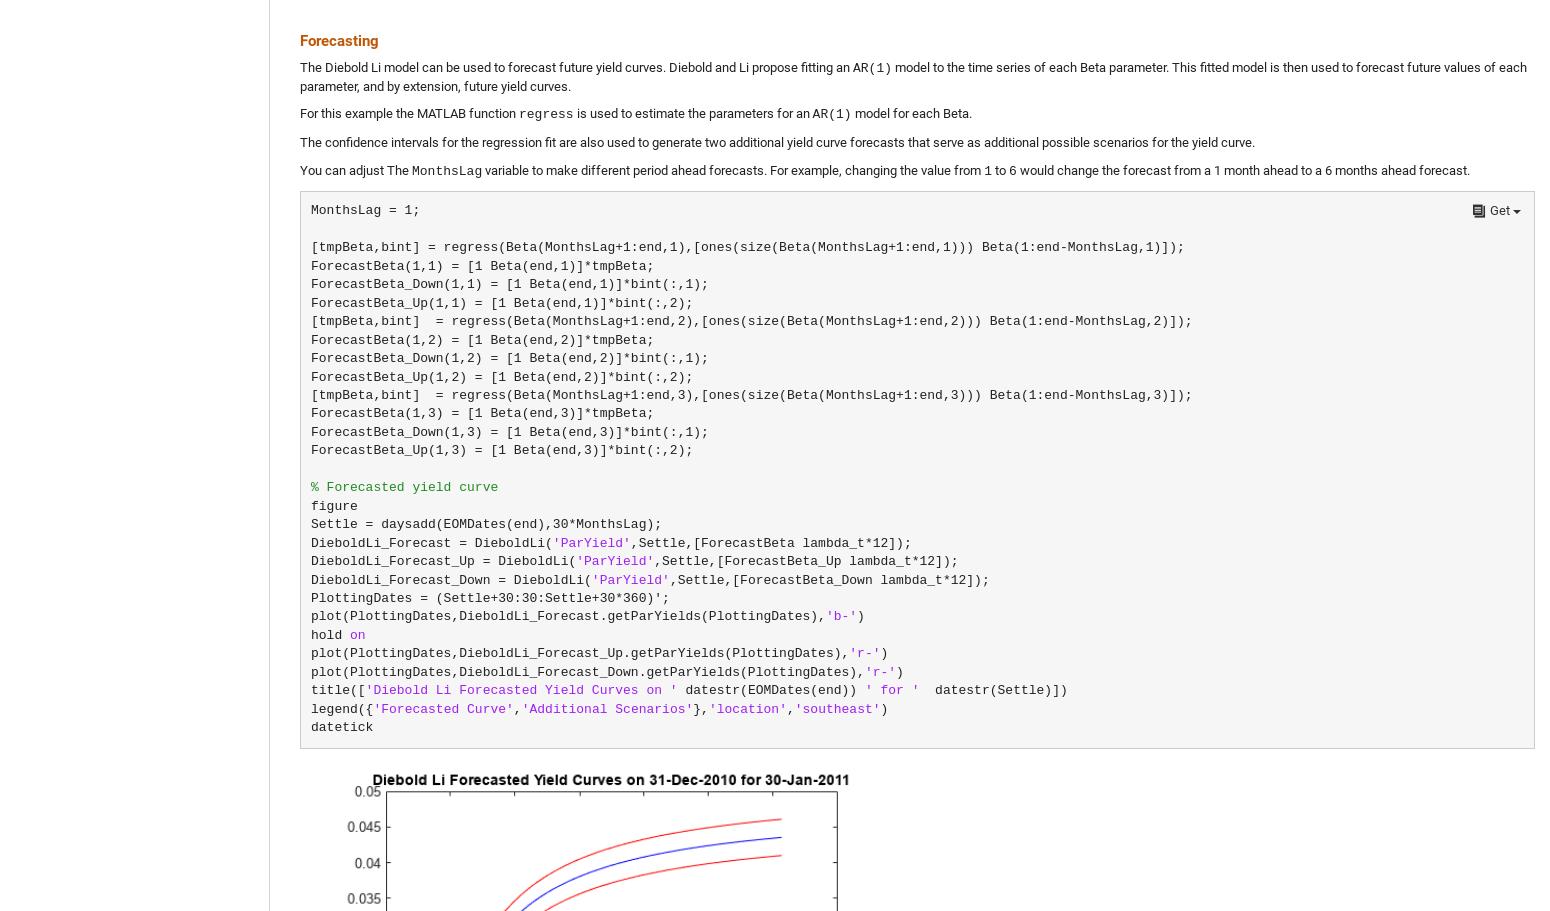  What do you see at coordinates (599, 717) in the screenshot?
I see `')
datetick'` at bounding box center [599, 717].